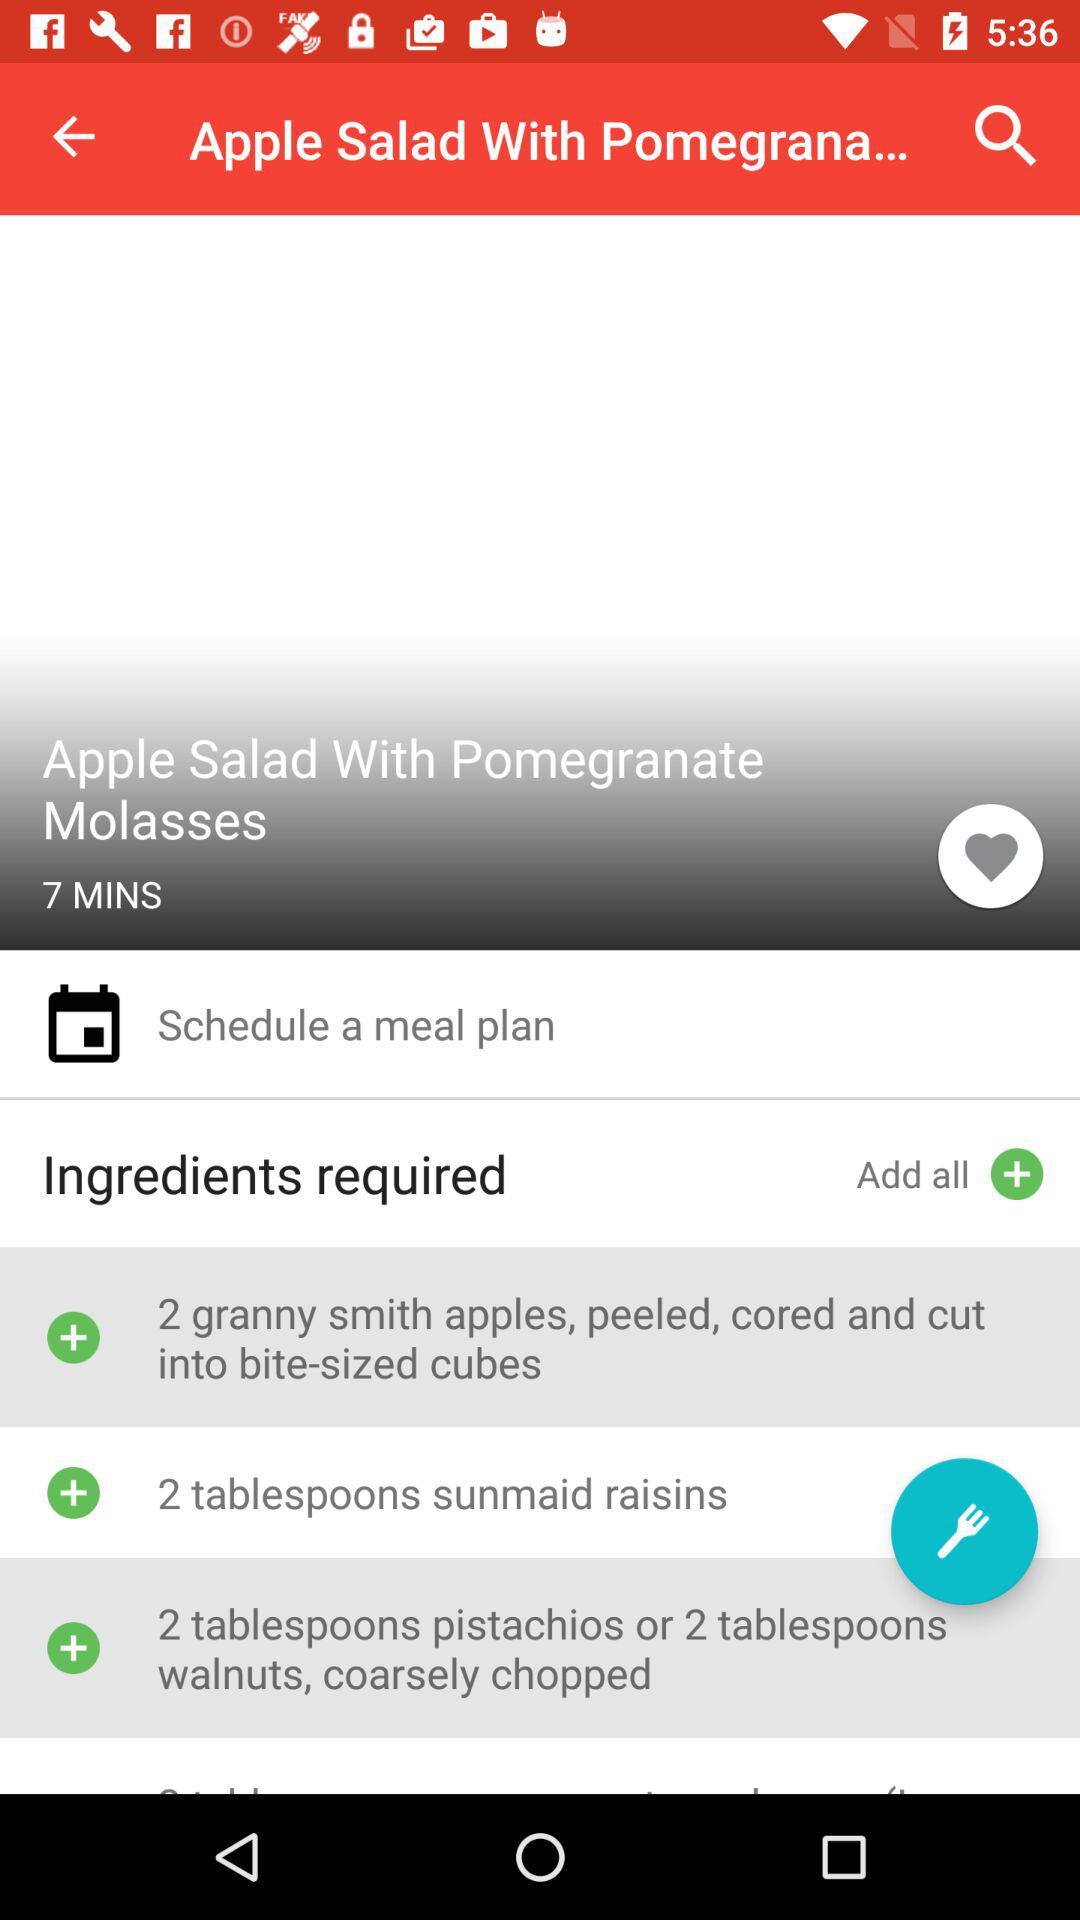 This screenshot has height=1920, width=1080. What do you see at coordinates (963, 1530) in the screenshot?
I see `the item below 2 granny smith item` at bounding box center [963, 1530].